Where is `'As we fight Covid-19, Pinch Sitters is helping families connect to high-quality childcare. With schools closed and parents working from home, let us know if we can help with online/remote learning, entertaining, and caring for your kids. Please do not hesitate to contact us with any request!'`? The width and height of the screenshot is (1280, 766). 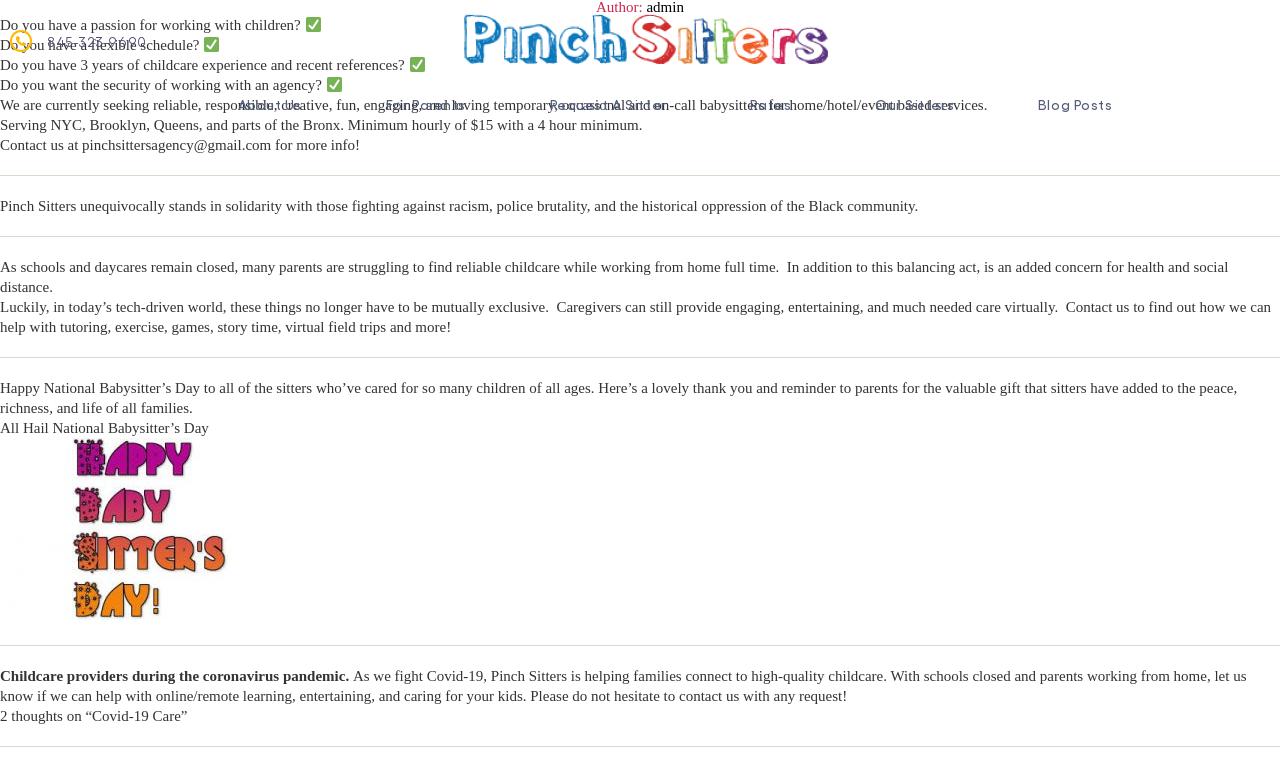
'As we fight Covid-19, Pinch Sitters is helping families connect to high-quality childcare. With schools closed and parents working from home, let us know if we can help with online/remote learning, entertaining, and caring for your kids. Please do not hesitate to contact us with any request!' is located at coordinates (621, 686).